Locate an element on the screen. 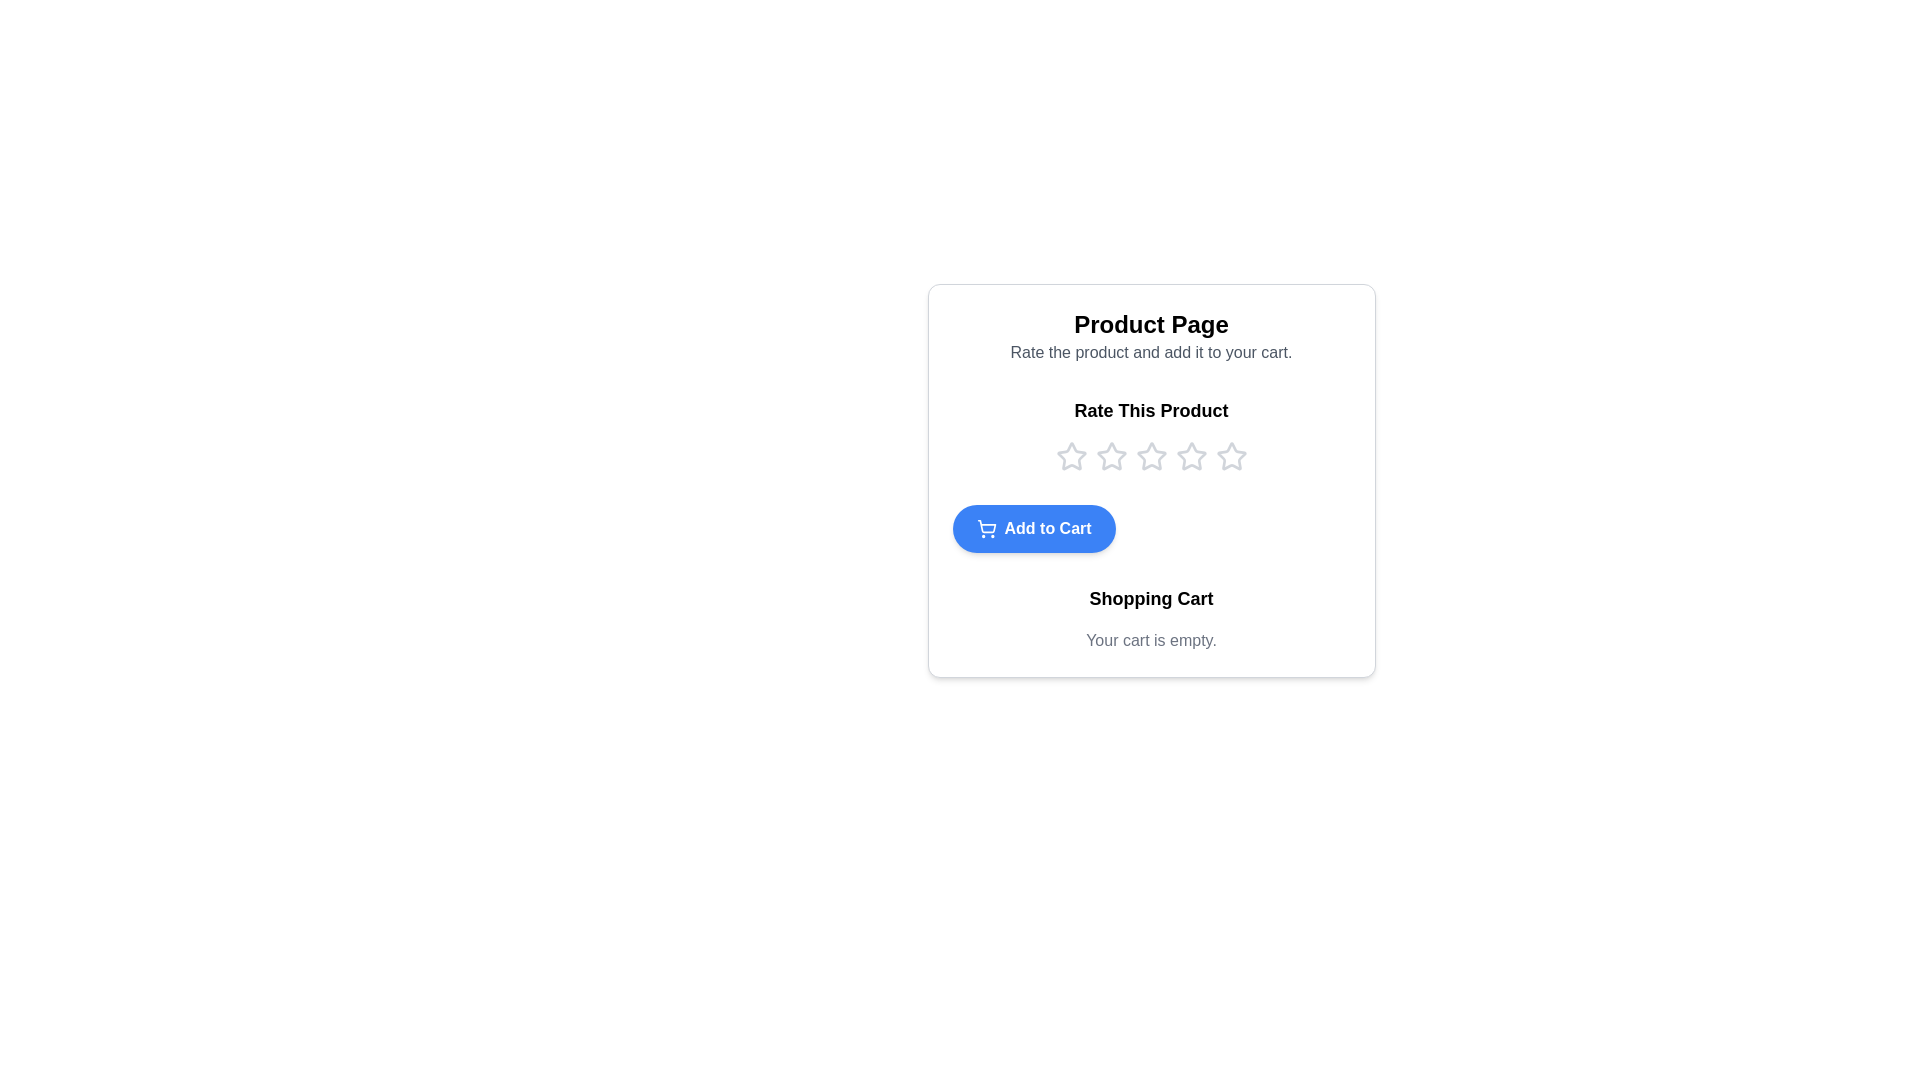 Image resolution: width=1920 pixels, height=1080 pixels. the bolded text label 'Rate This Product', which is prominently displayed above a row of star icons is located at coordinates (1151, 410).